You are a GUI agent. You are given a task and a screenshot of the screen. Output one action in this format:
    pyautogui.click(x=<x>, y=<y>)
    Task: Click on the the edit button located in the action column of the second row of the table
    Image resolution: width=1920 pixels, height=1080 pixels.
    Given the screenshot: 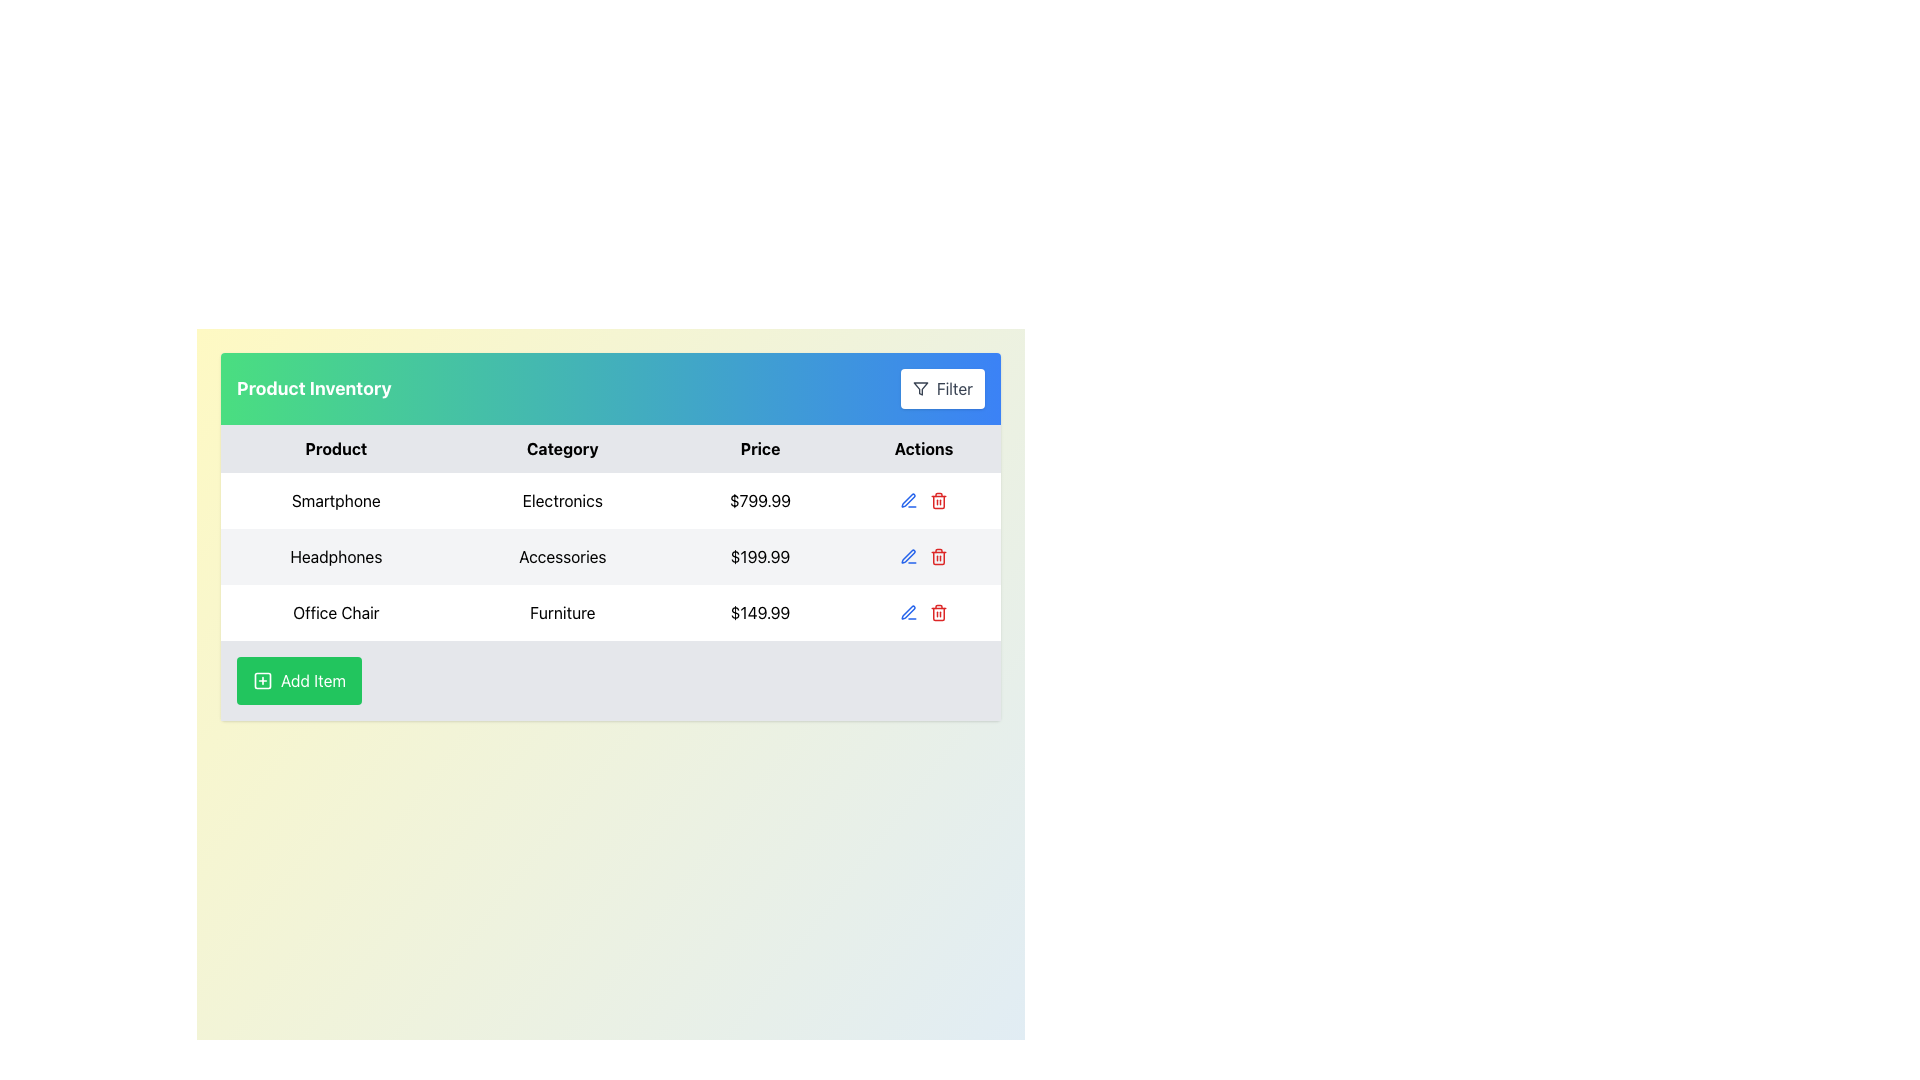 What is the action you would take?
    pyautogui.click(x=908, y=500)
    